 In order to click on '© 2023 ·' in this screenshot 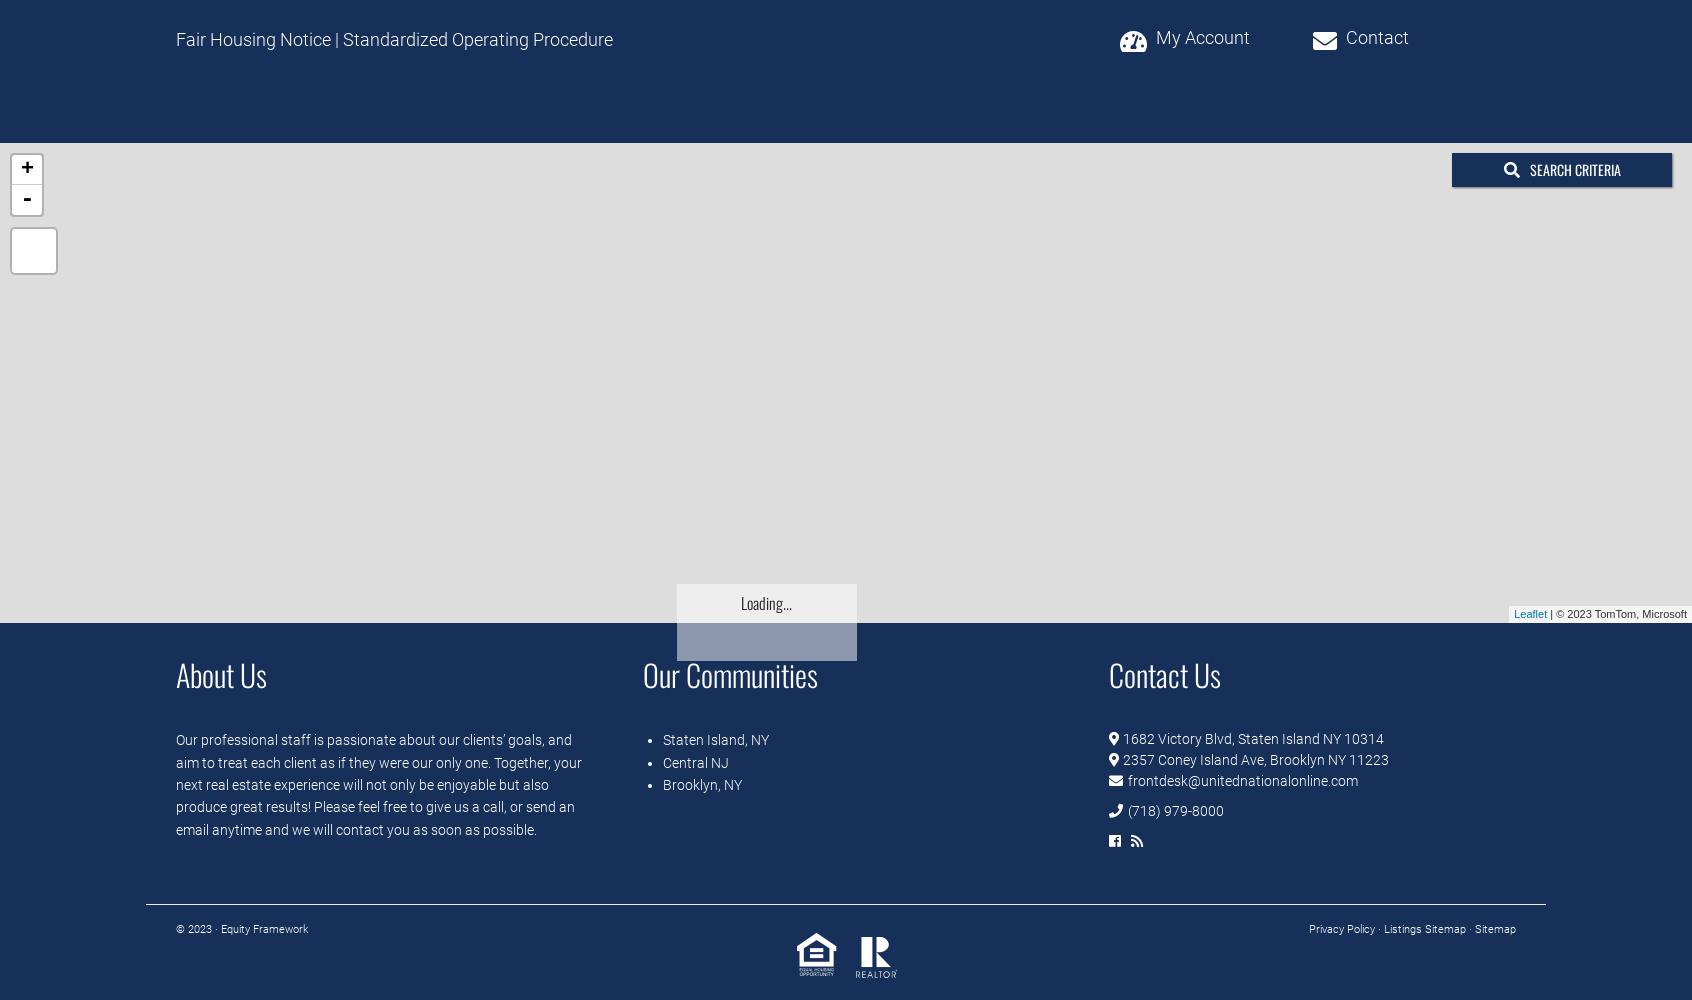, I will do `click(197, 929)`.